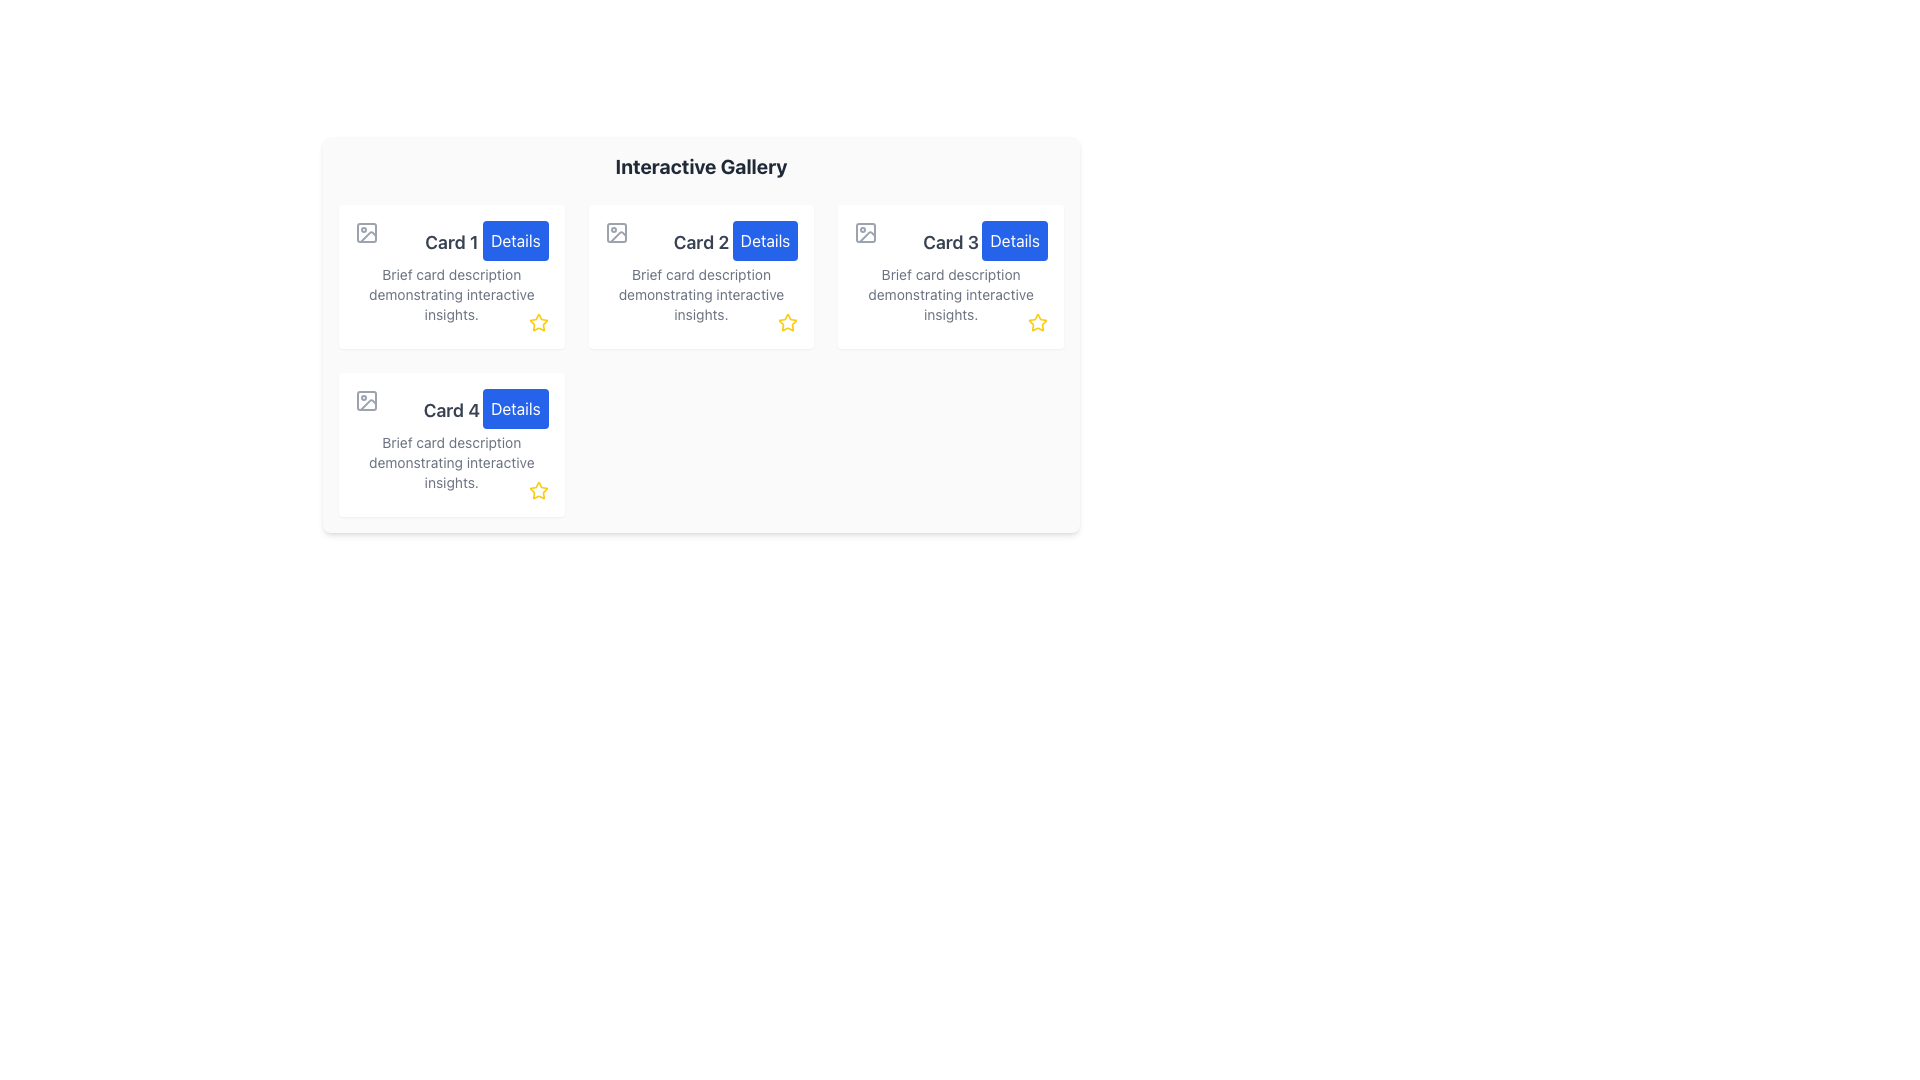 The height and width of the screenshot is (1080, 1920). Describe the element at coordinates (787, 322) in the screenshot. I see `the center of the star icon used for ratings or favorites, located in the bottom-right corner of 'Card 2' in the grid layout` at that location.